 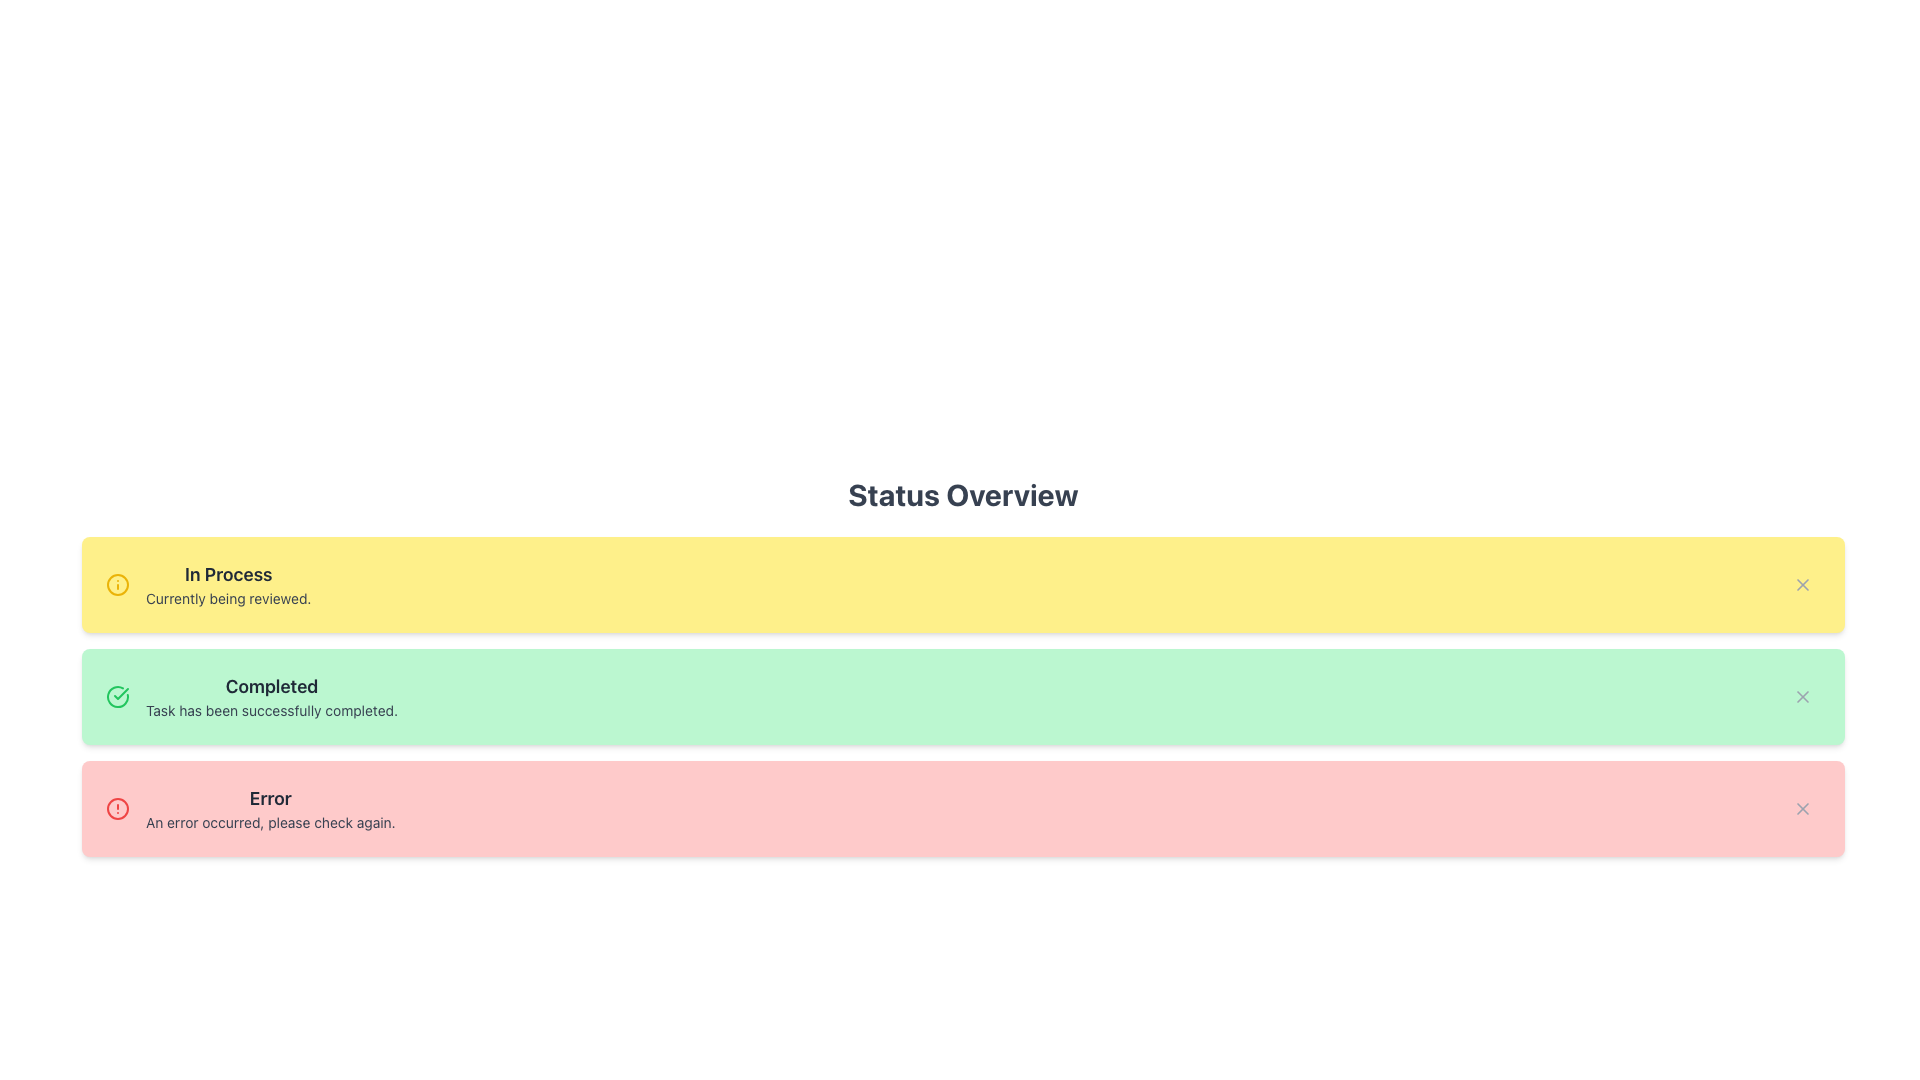 I want to click on the bold 'Error' text element located at the top of the red alert box, which provides an indication of an error with additional descriptive text below it, so click(x=269, y=797).